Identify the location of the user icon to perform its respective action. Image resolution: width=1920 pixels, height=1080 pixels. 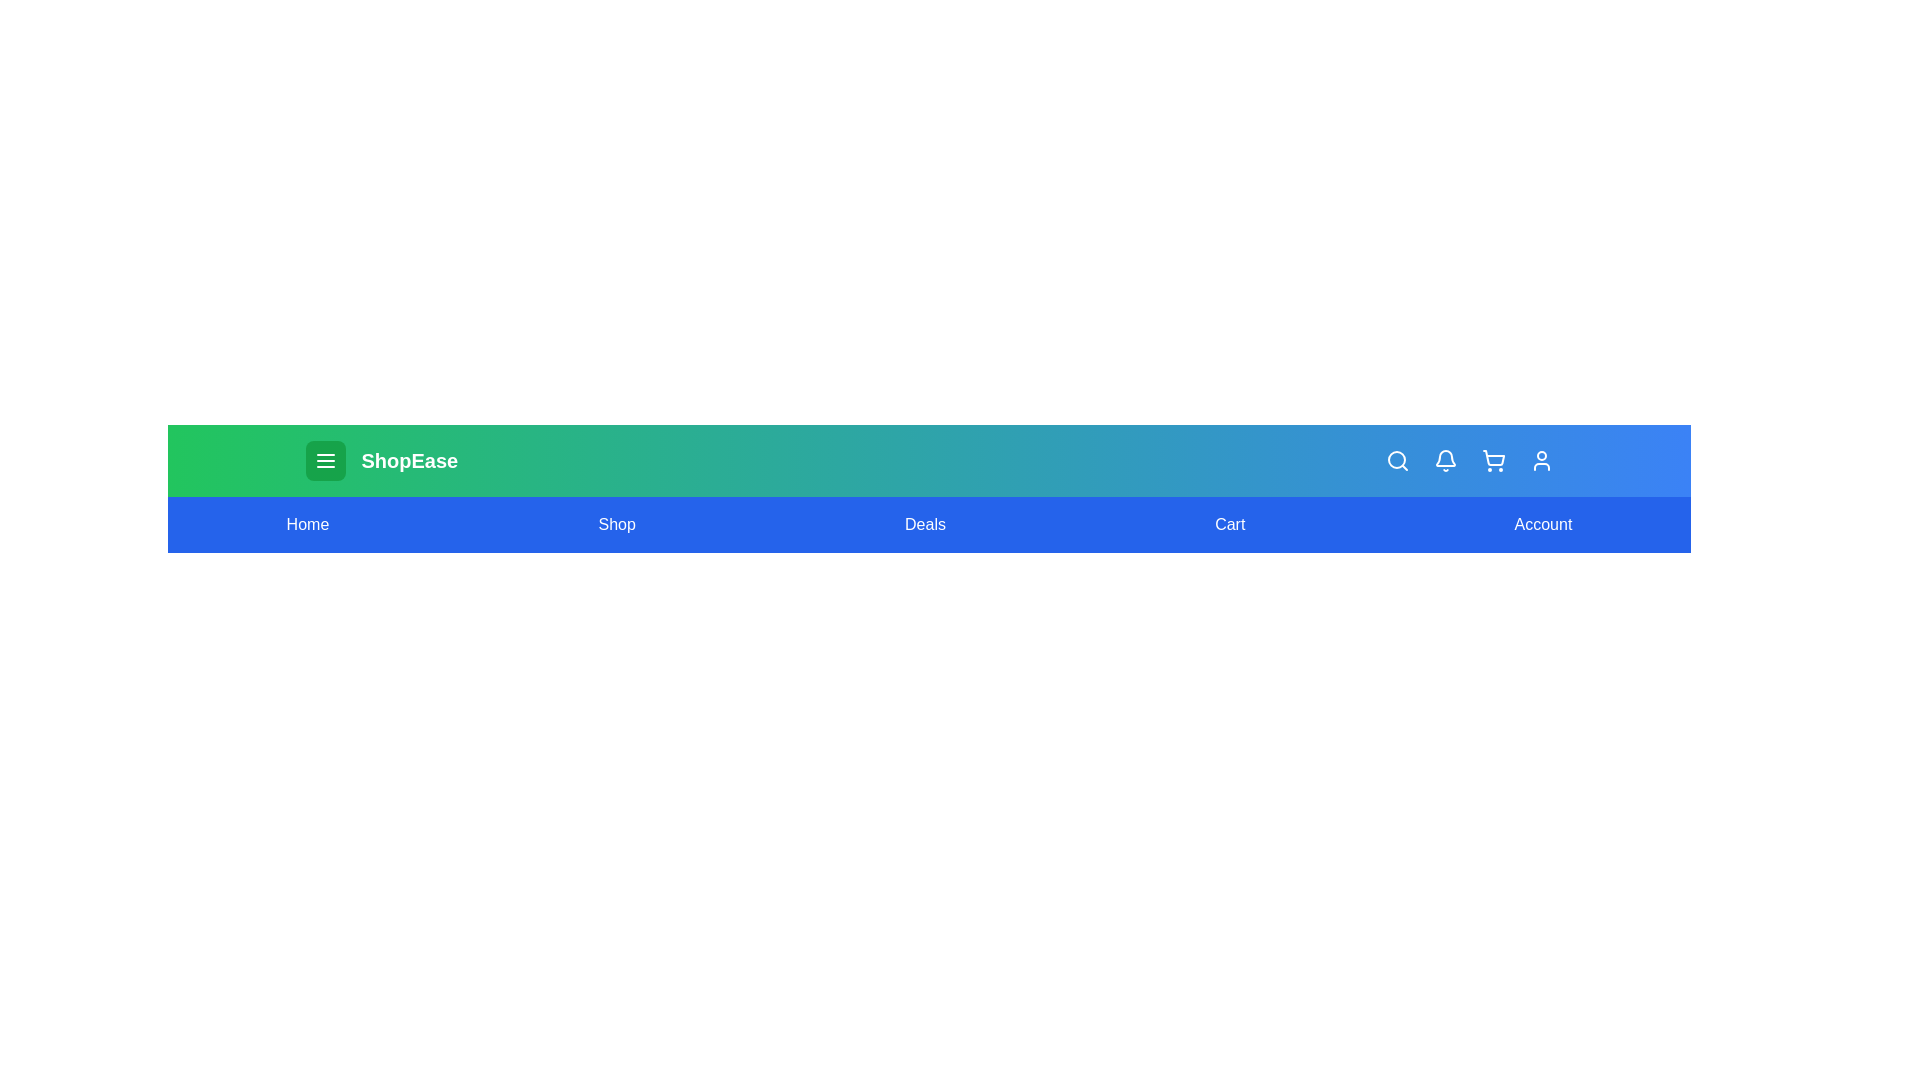
(1540, 461).